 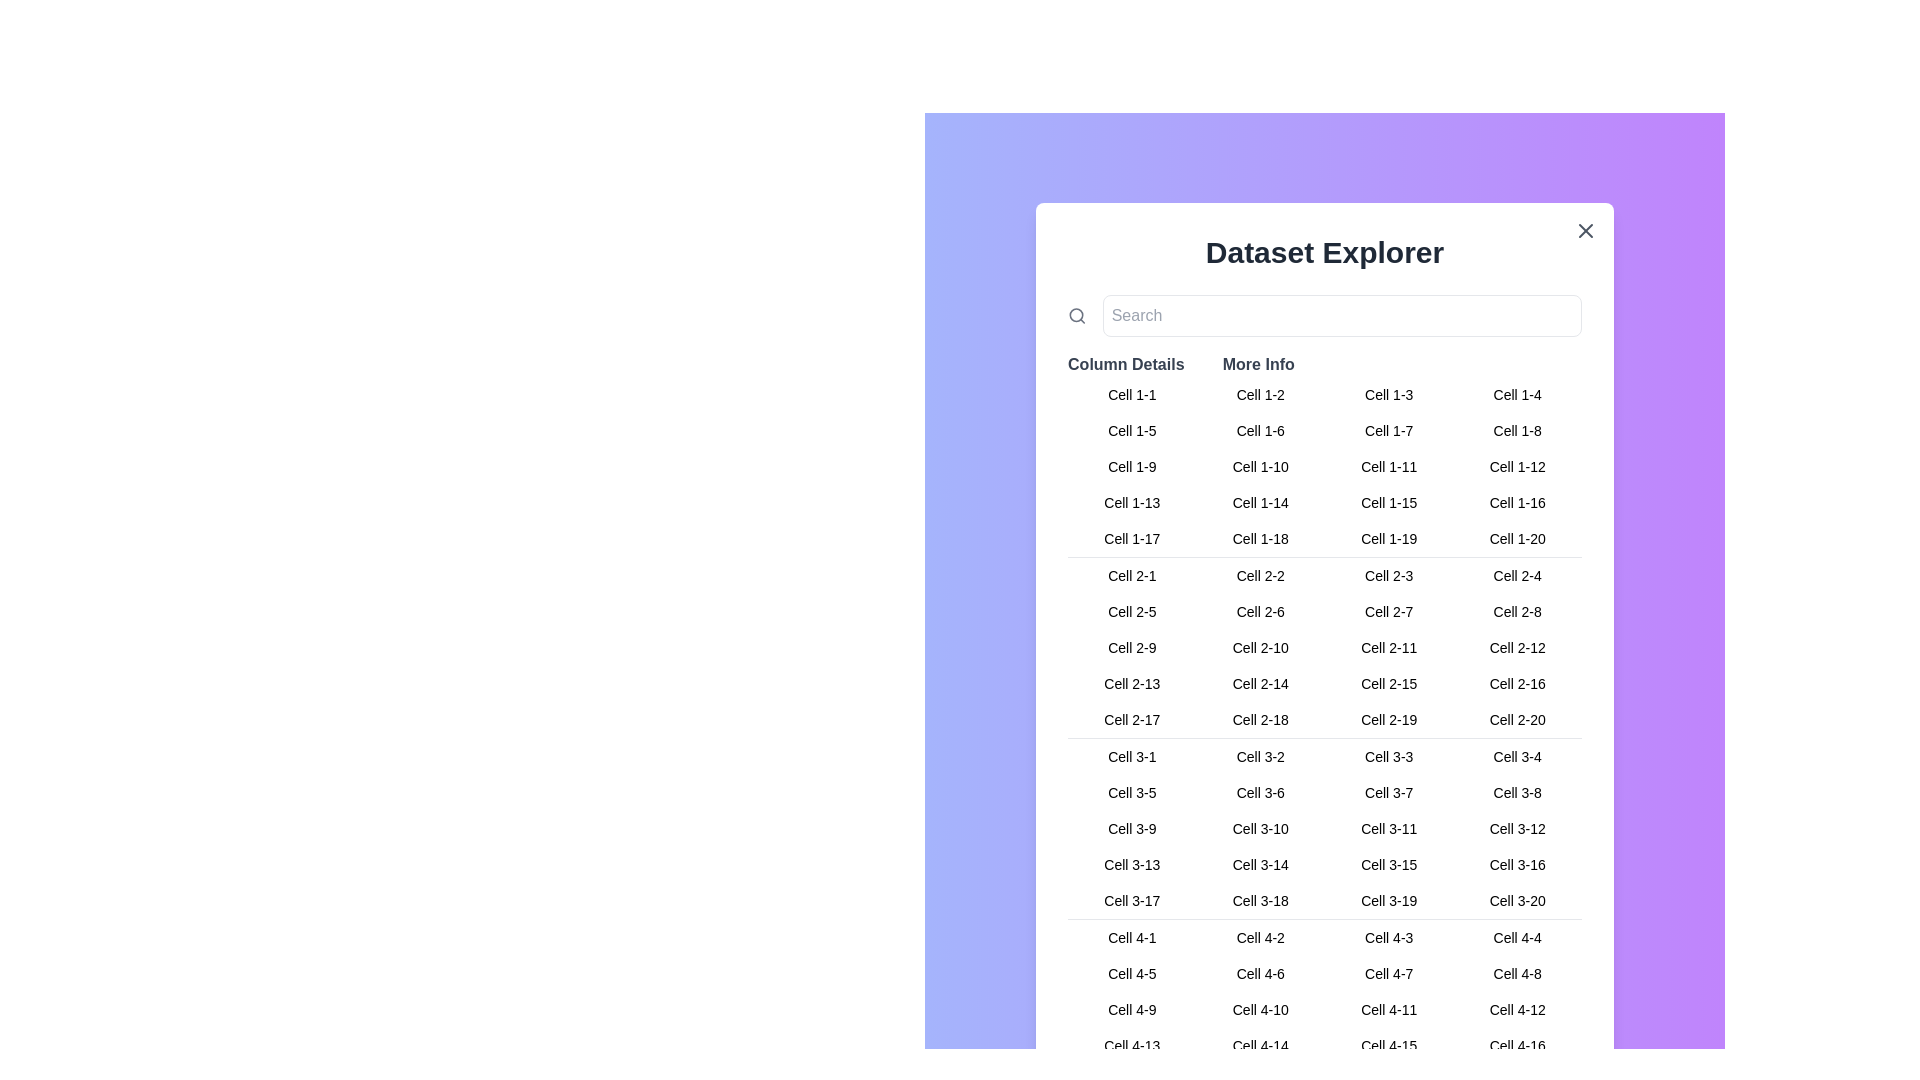 What do you see at coordinates (1342, 315) in the screenshot?
I see `the search input field to focus it` at bounding box center [1342, 315].